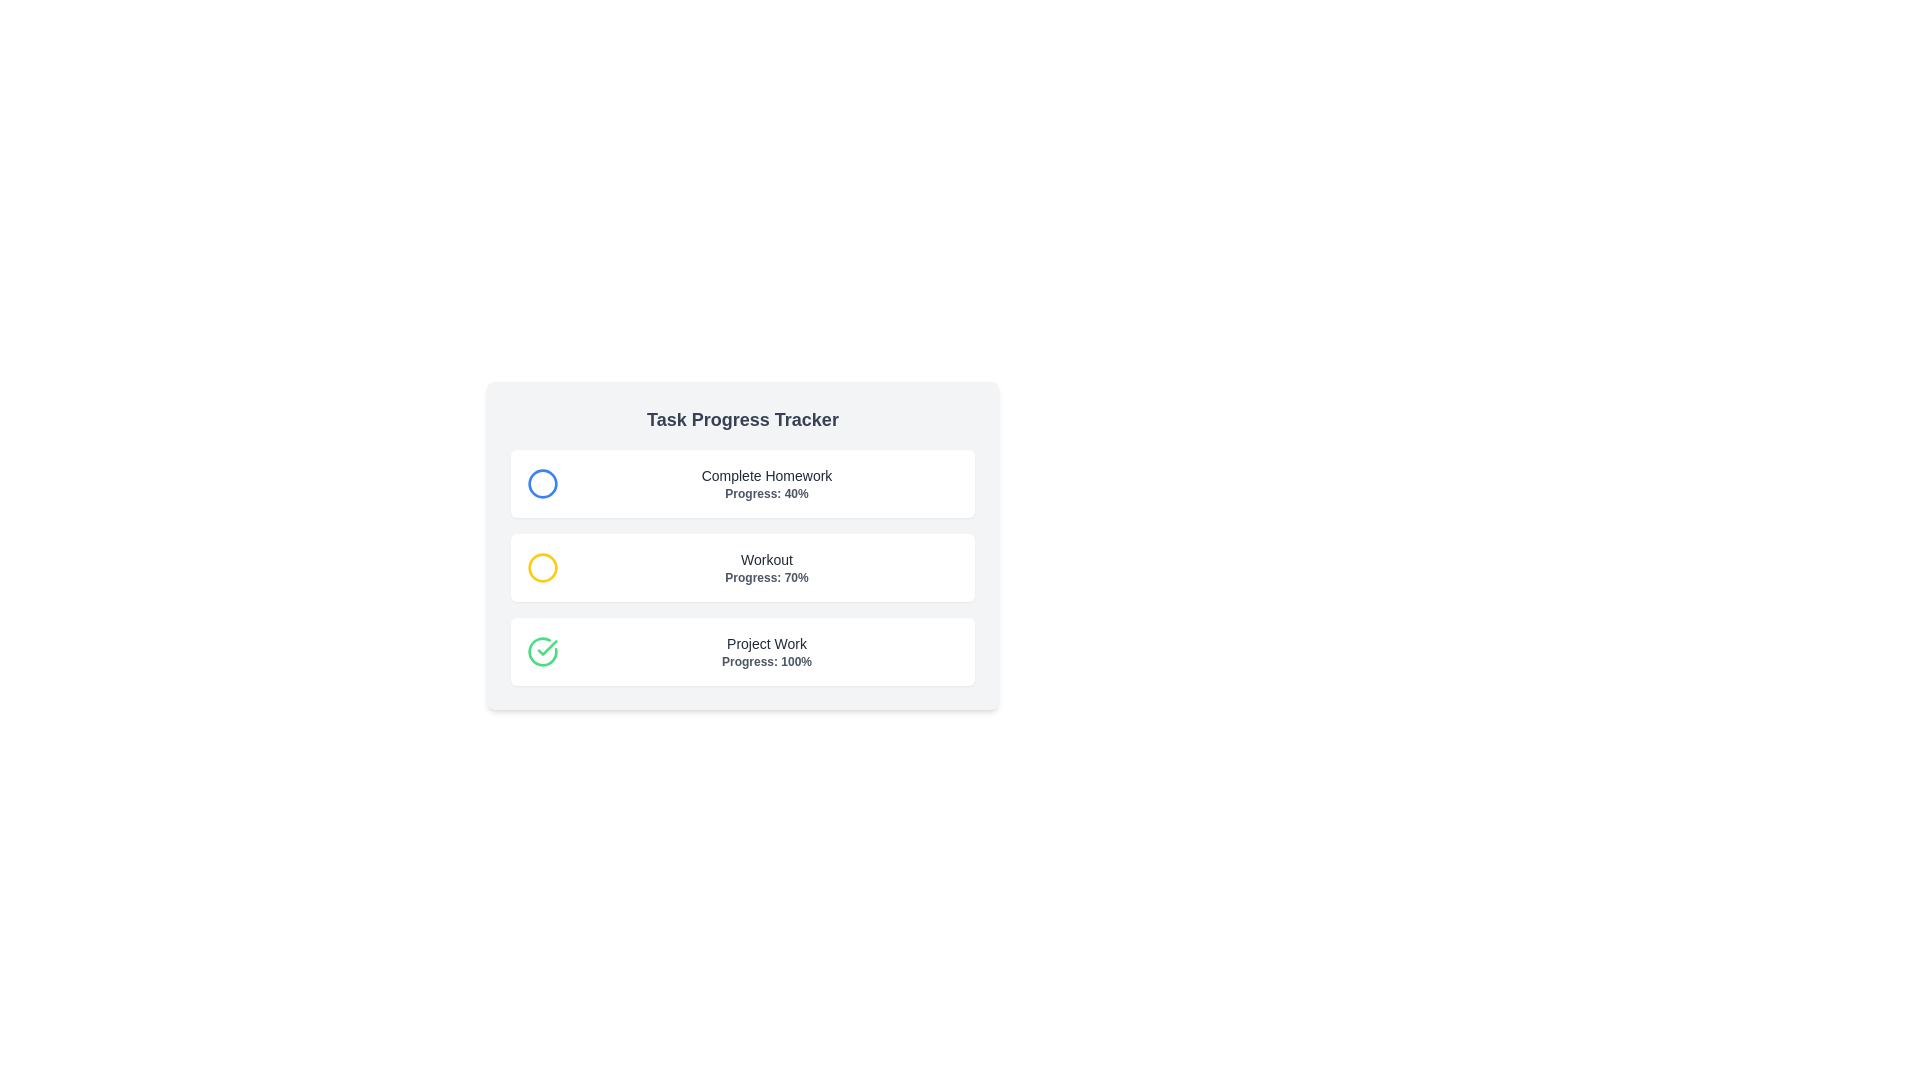  Describe the element at coordinates (766, 475) in the screenshot. I see `text of the label that says 'Complete Homework', which is styled with a small font size and medium weight, located at the top of the task progress tracker` at that location.